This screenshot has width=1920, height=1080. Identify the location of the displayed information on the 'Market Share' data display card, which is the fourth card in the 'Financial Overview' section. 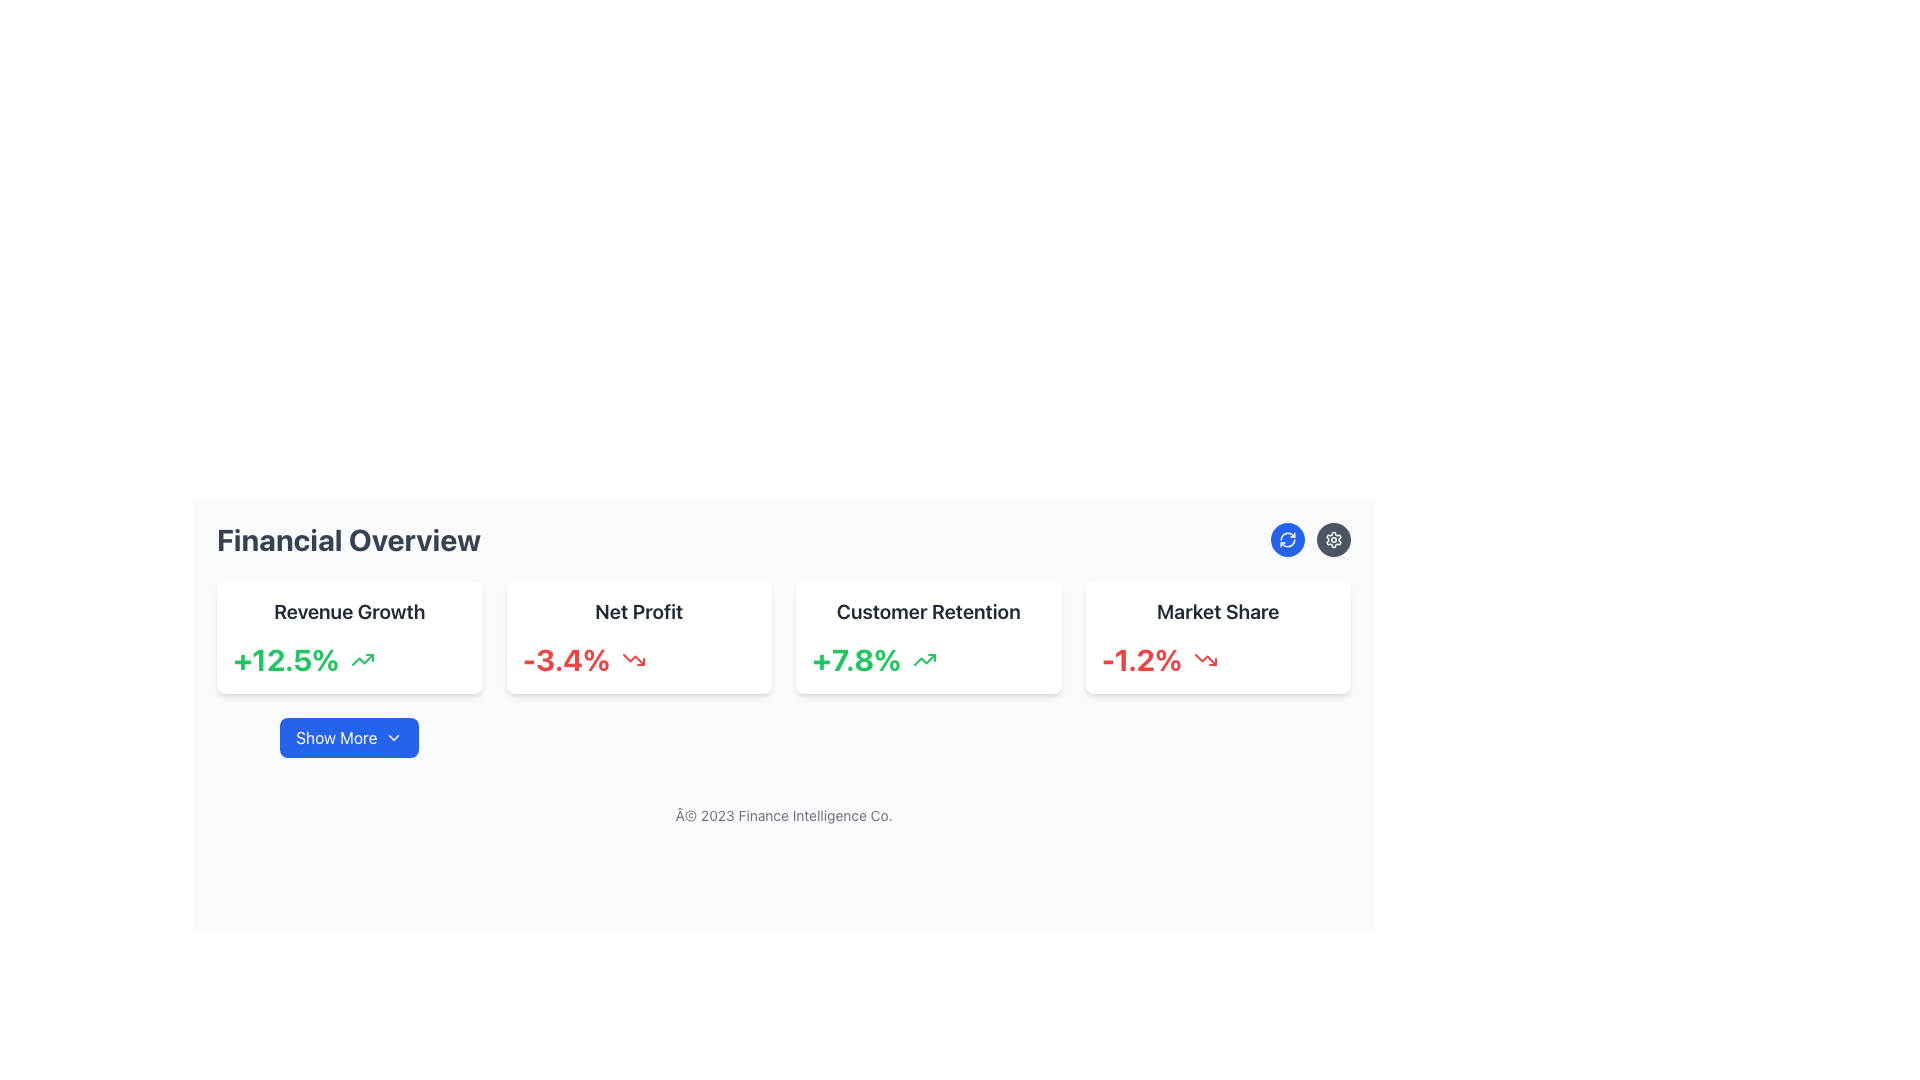
(1217, 637).